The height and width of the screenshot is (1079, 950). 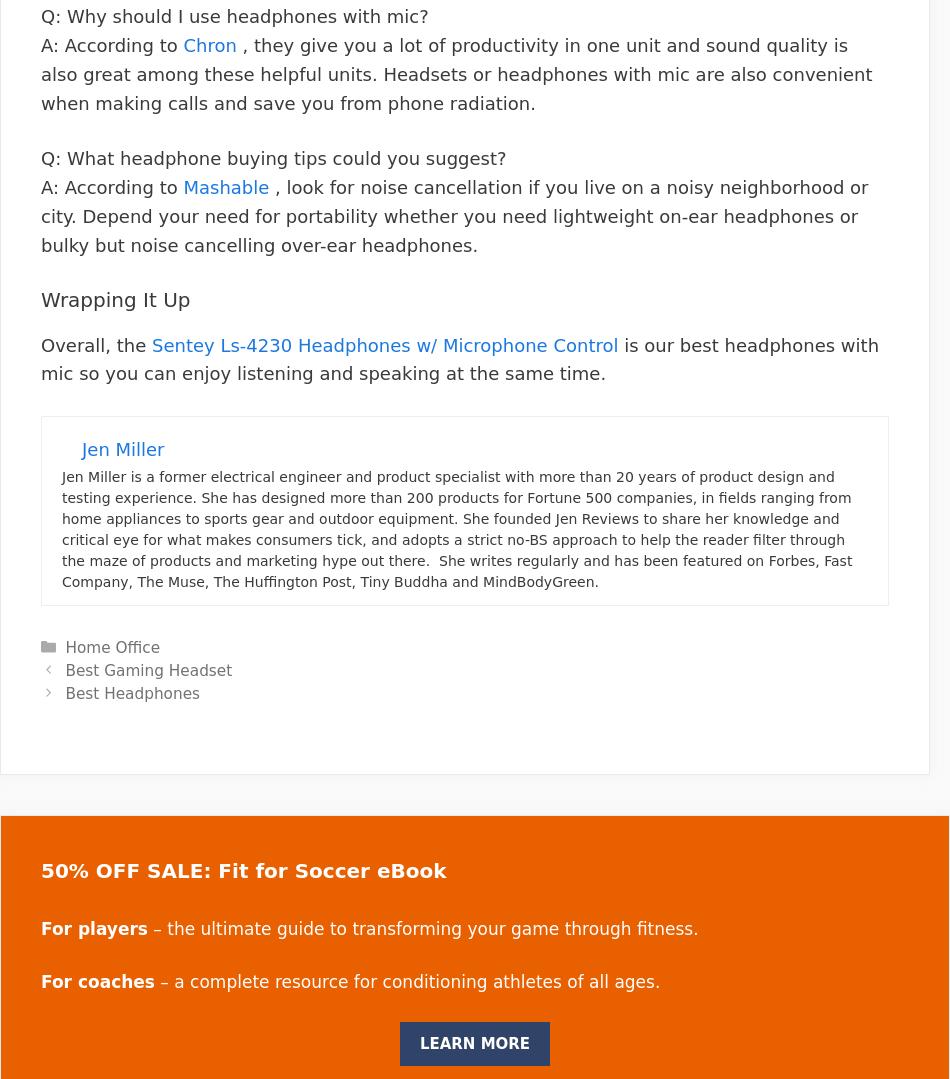 I want to click on ', look for noise cancellation if you live on a noisy neighborhood or city. Depend your need for portability whether you need lightweight on-ear headphones or bulky but noise cancelling over-ear headphones.', so click(x=453, y=215).